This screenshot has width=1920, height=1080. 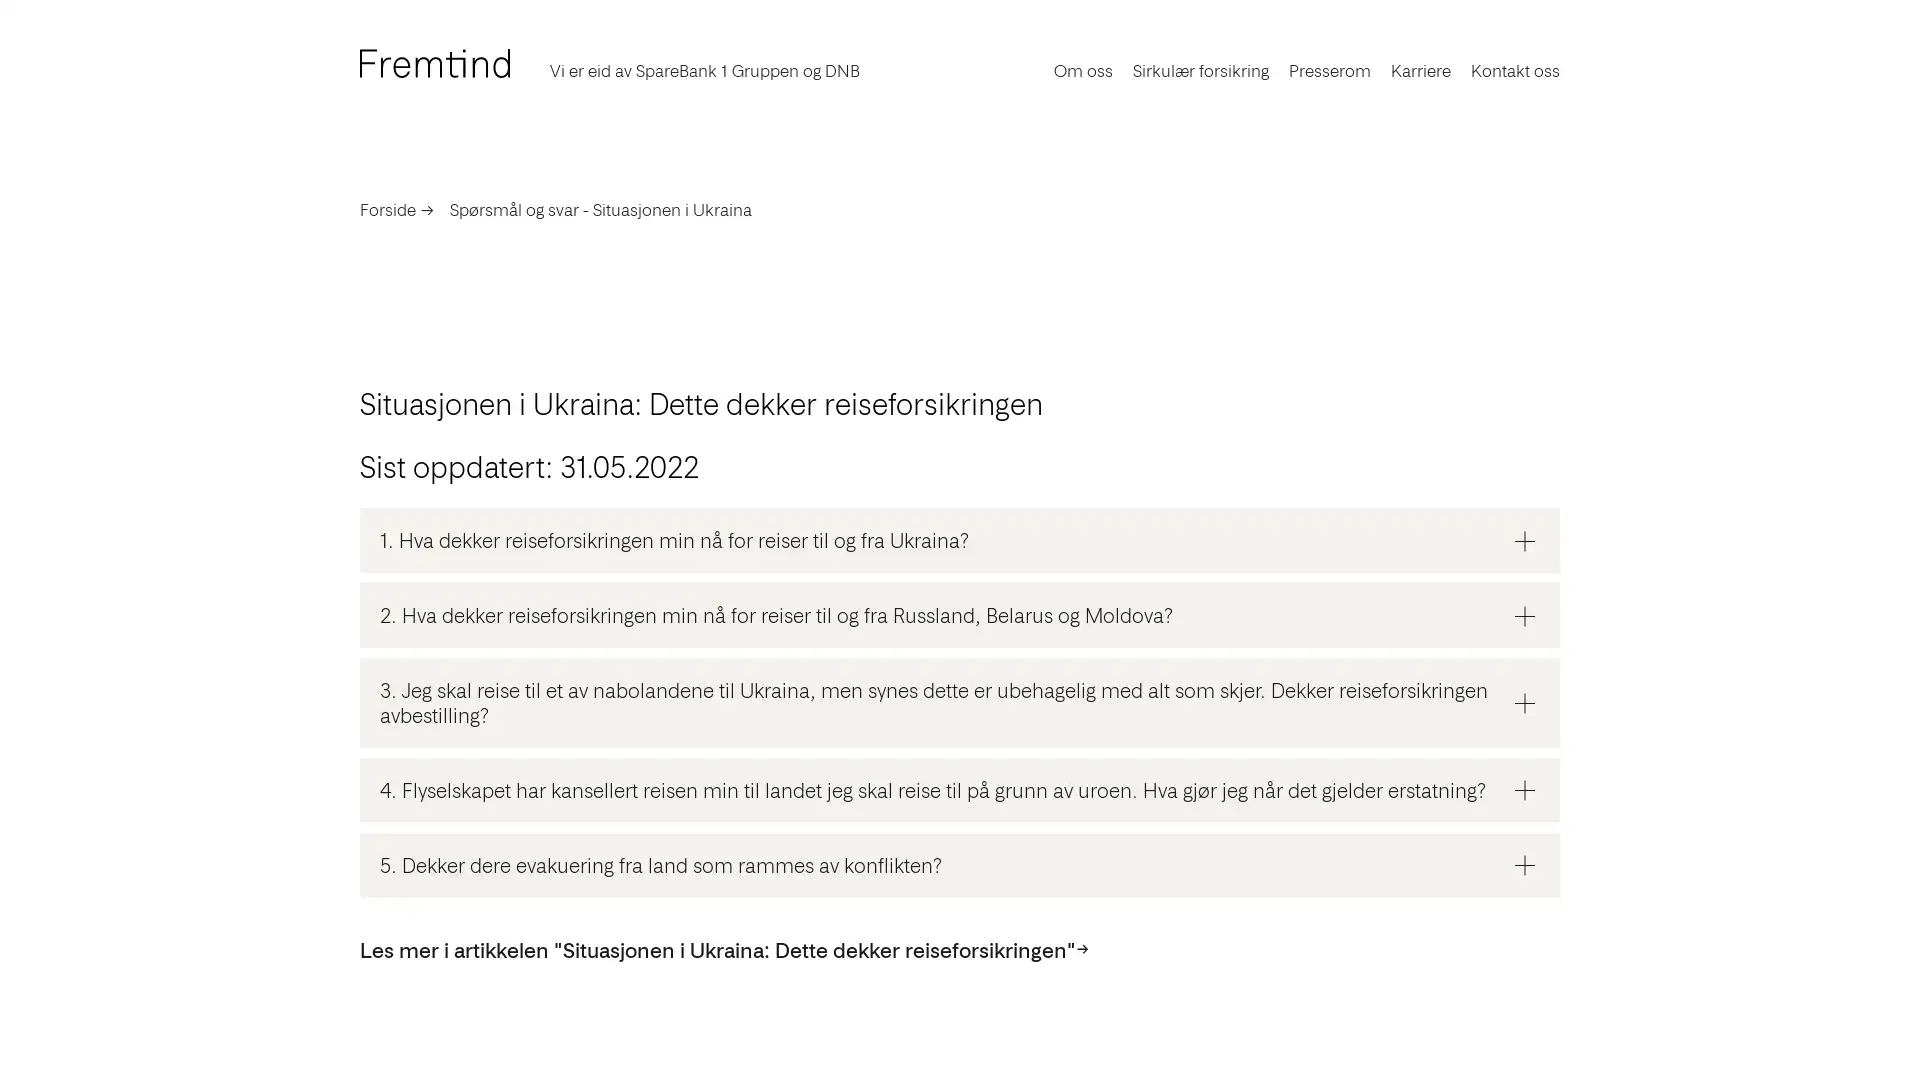 I want to click on 1. Hva dekker reiseforsikringen min na for reiser til og fra Ukraina?, so click(x=960, y=540).